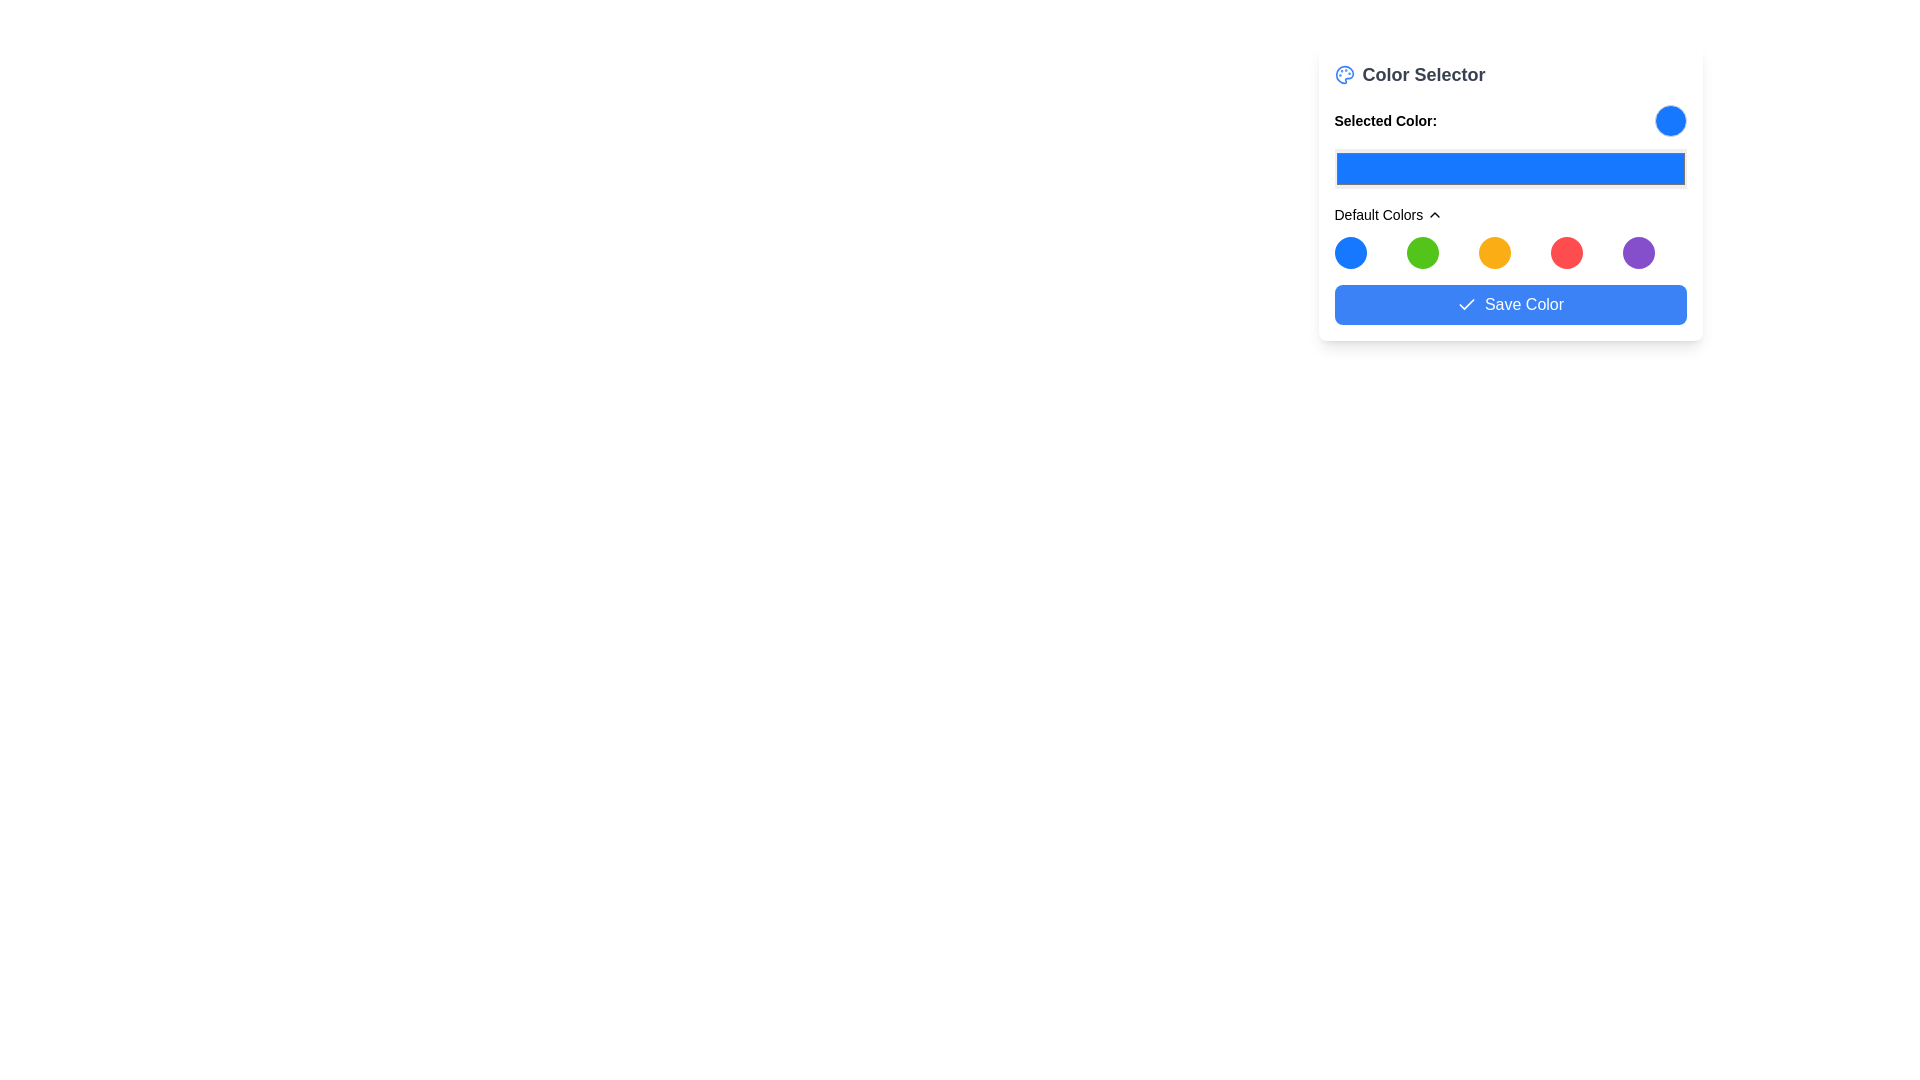 Image resolution: width=1920 pixels, height=1080 pixels. Describe the element at coordinates (1466, 304) in the screenshot. I see `the confirmation icon located at the leftmost position of the 'Save Color' button at the bottom of the color selector interface` at that location.